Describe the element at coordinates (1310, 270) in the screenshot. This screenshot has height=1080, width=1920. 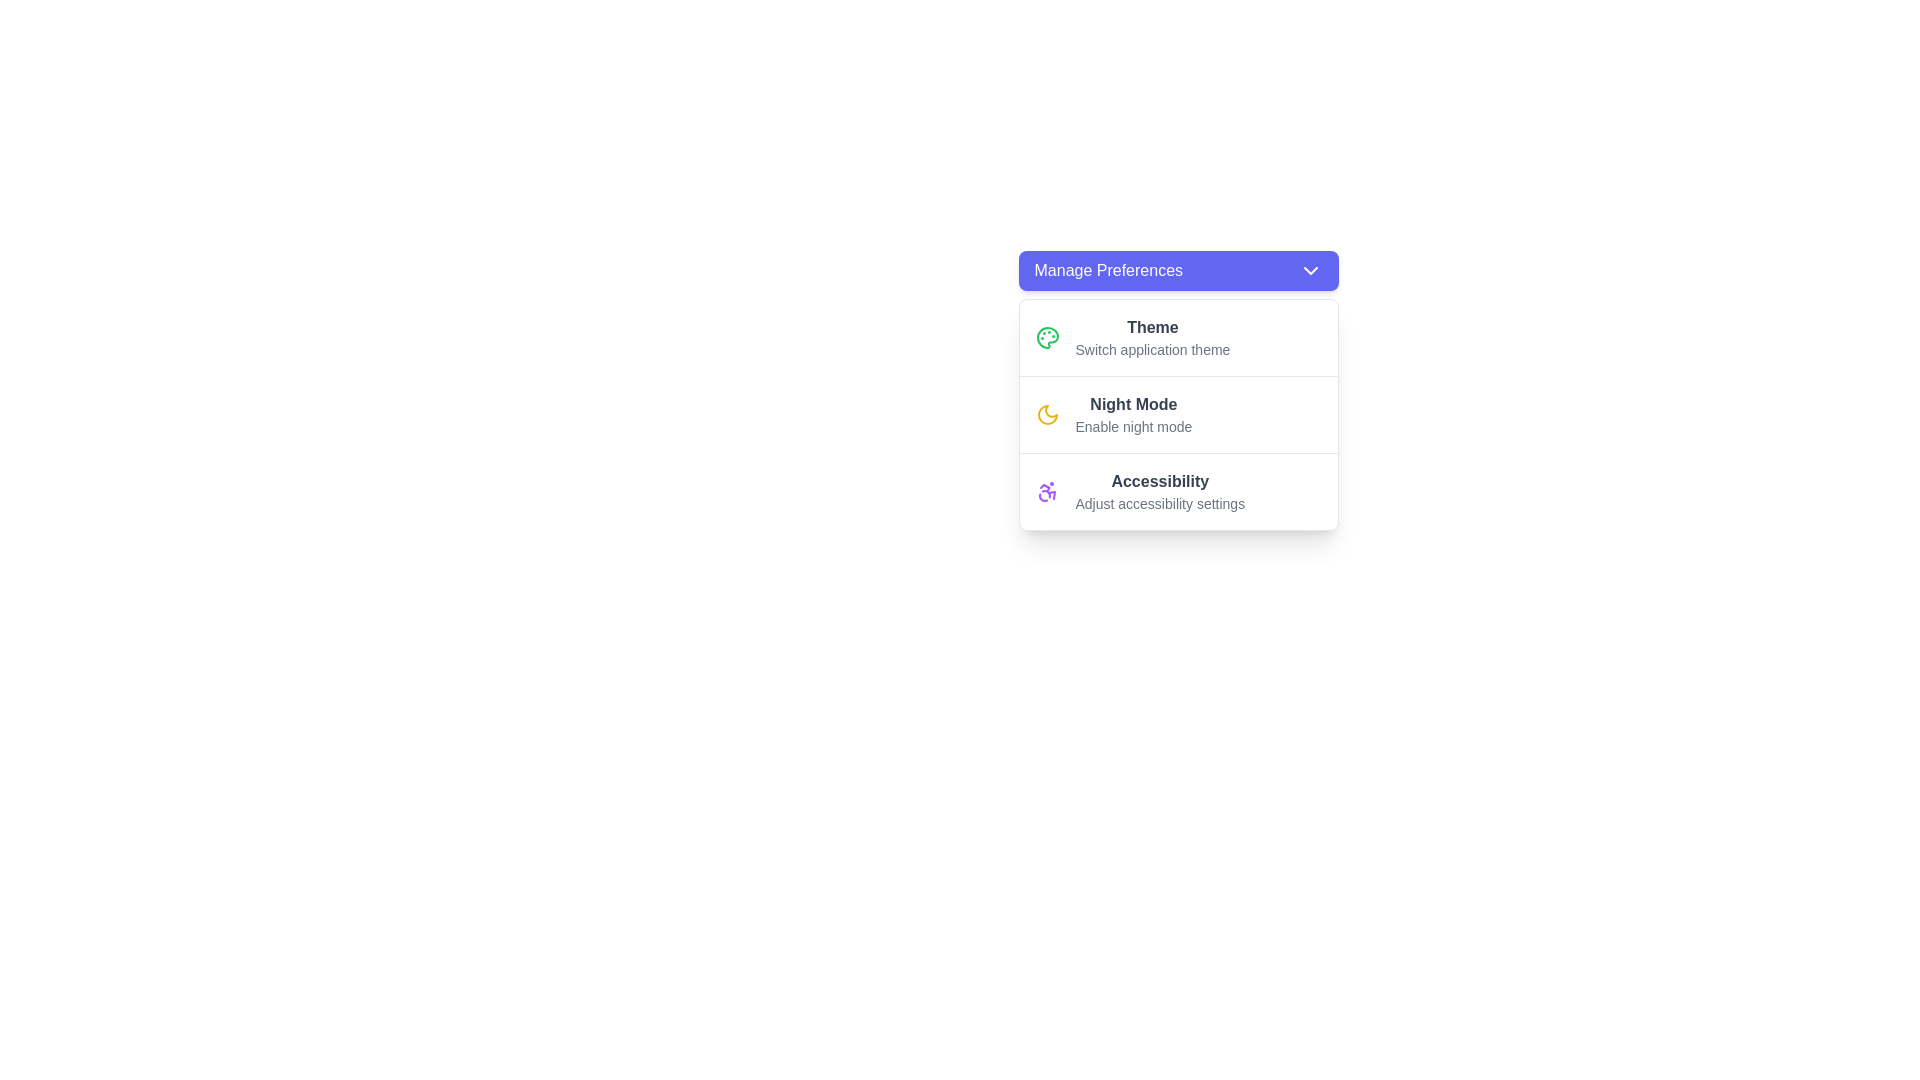
I see `keyboard navigation` at that location.